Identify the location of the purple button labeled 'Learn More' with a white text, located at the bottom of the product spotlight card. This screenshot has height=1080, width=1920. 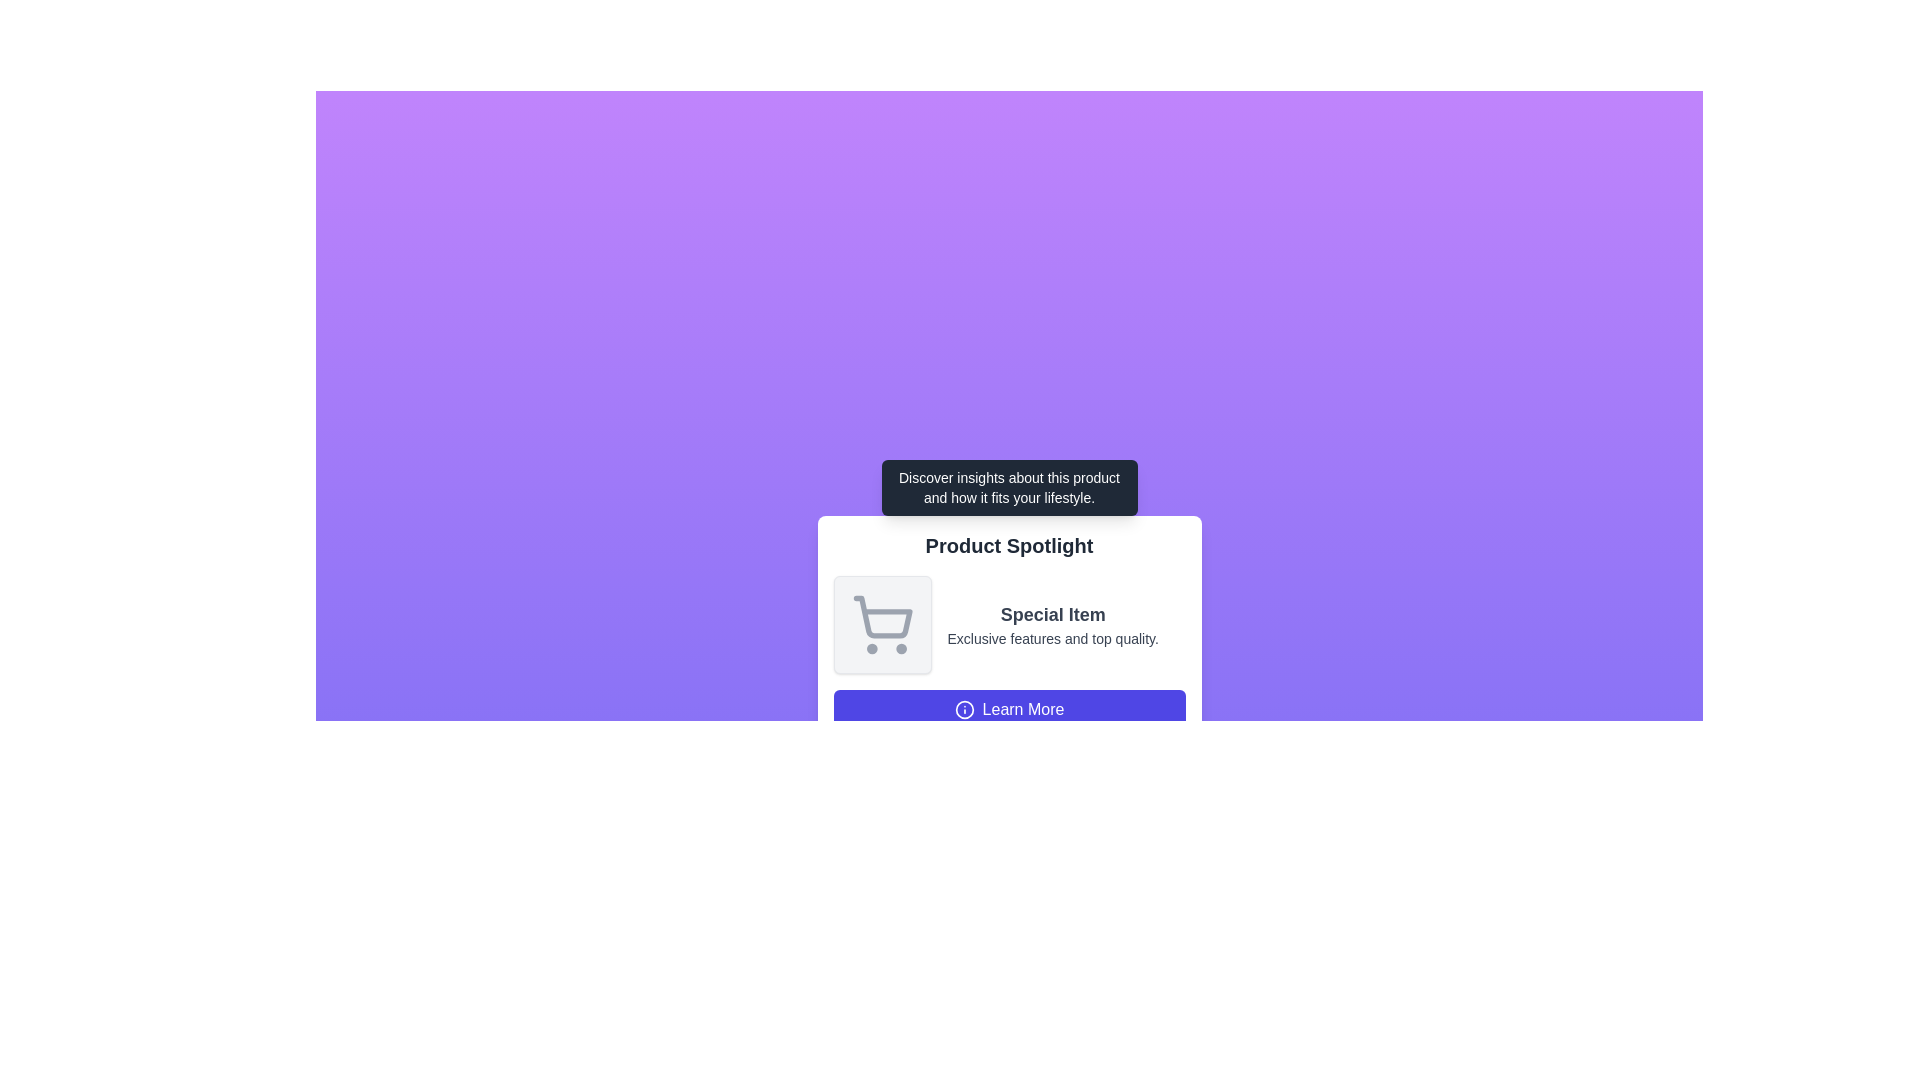
(1009, 708).